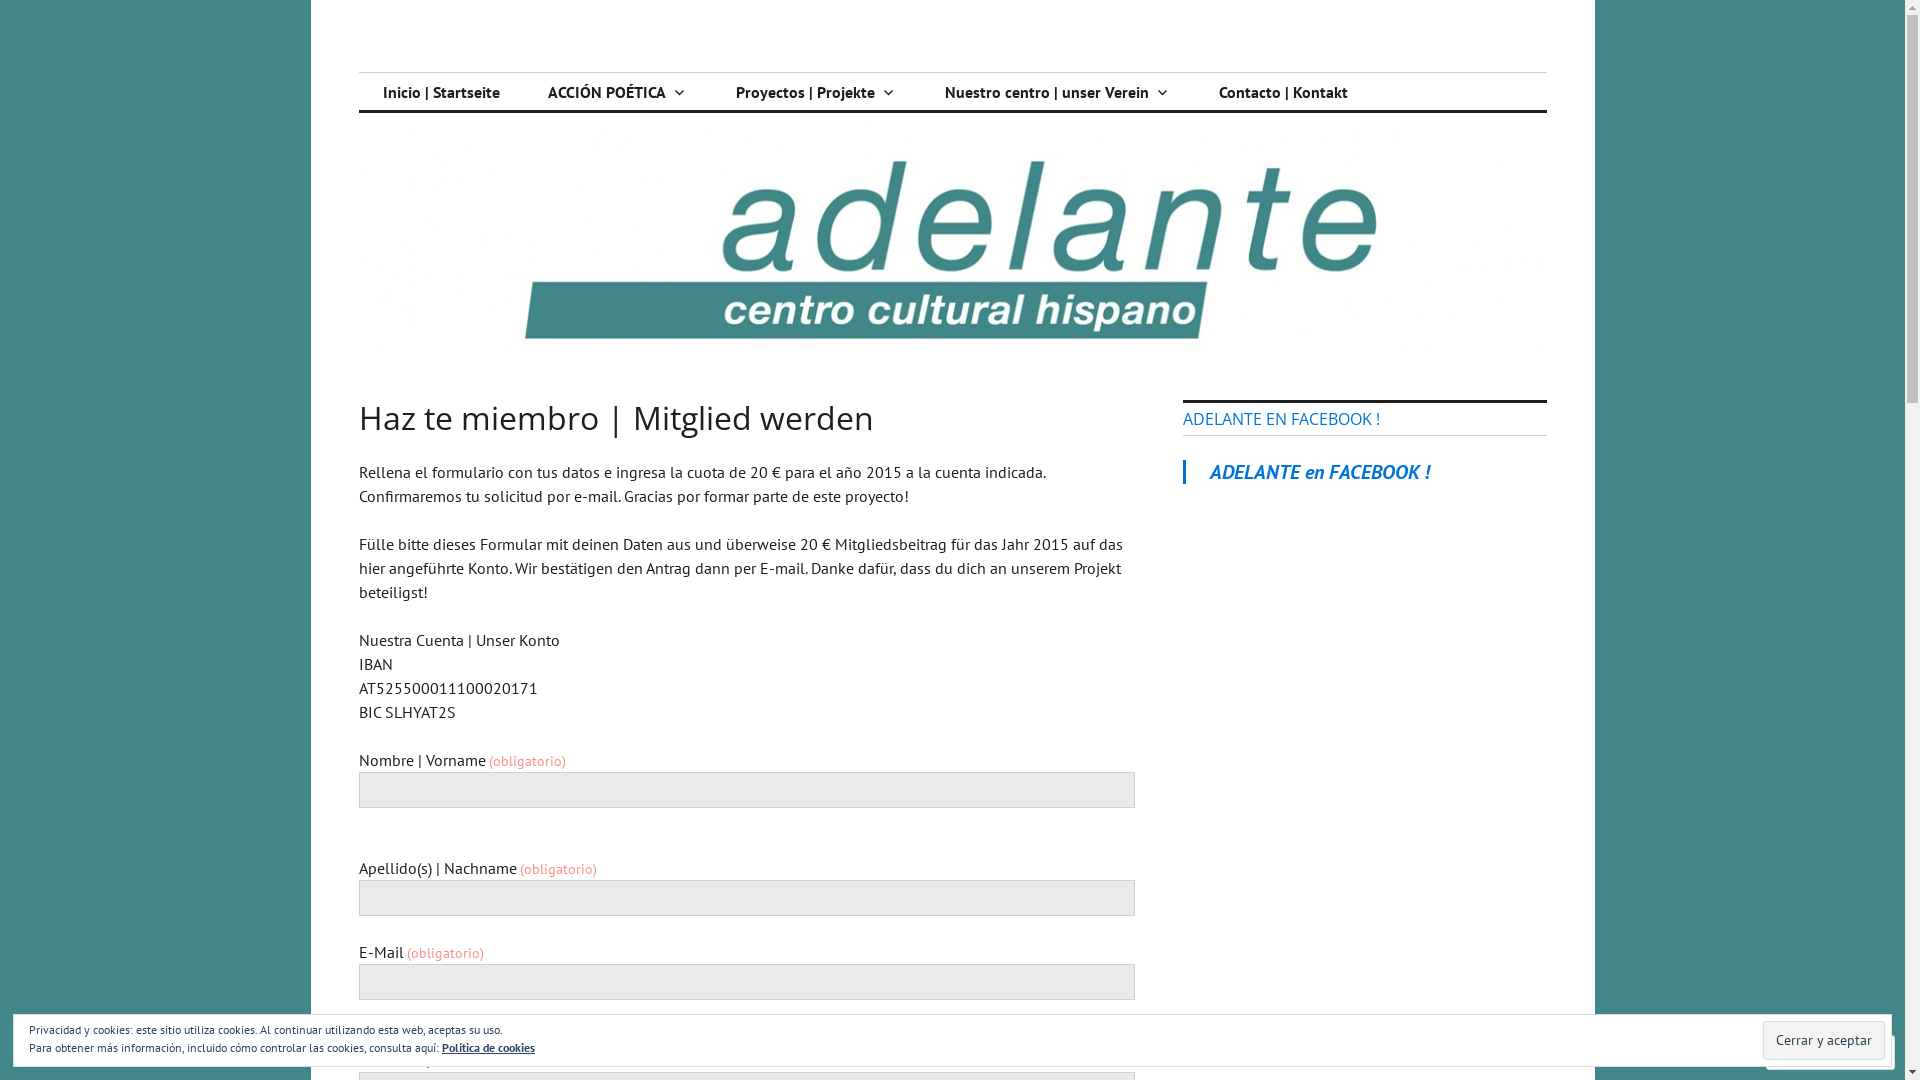 The width and height of the screenshot is (1920, 1080). Describe the element at coordinates (439, 92) in the screenshot. I see `'Inicio | Startseite'` at that location.